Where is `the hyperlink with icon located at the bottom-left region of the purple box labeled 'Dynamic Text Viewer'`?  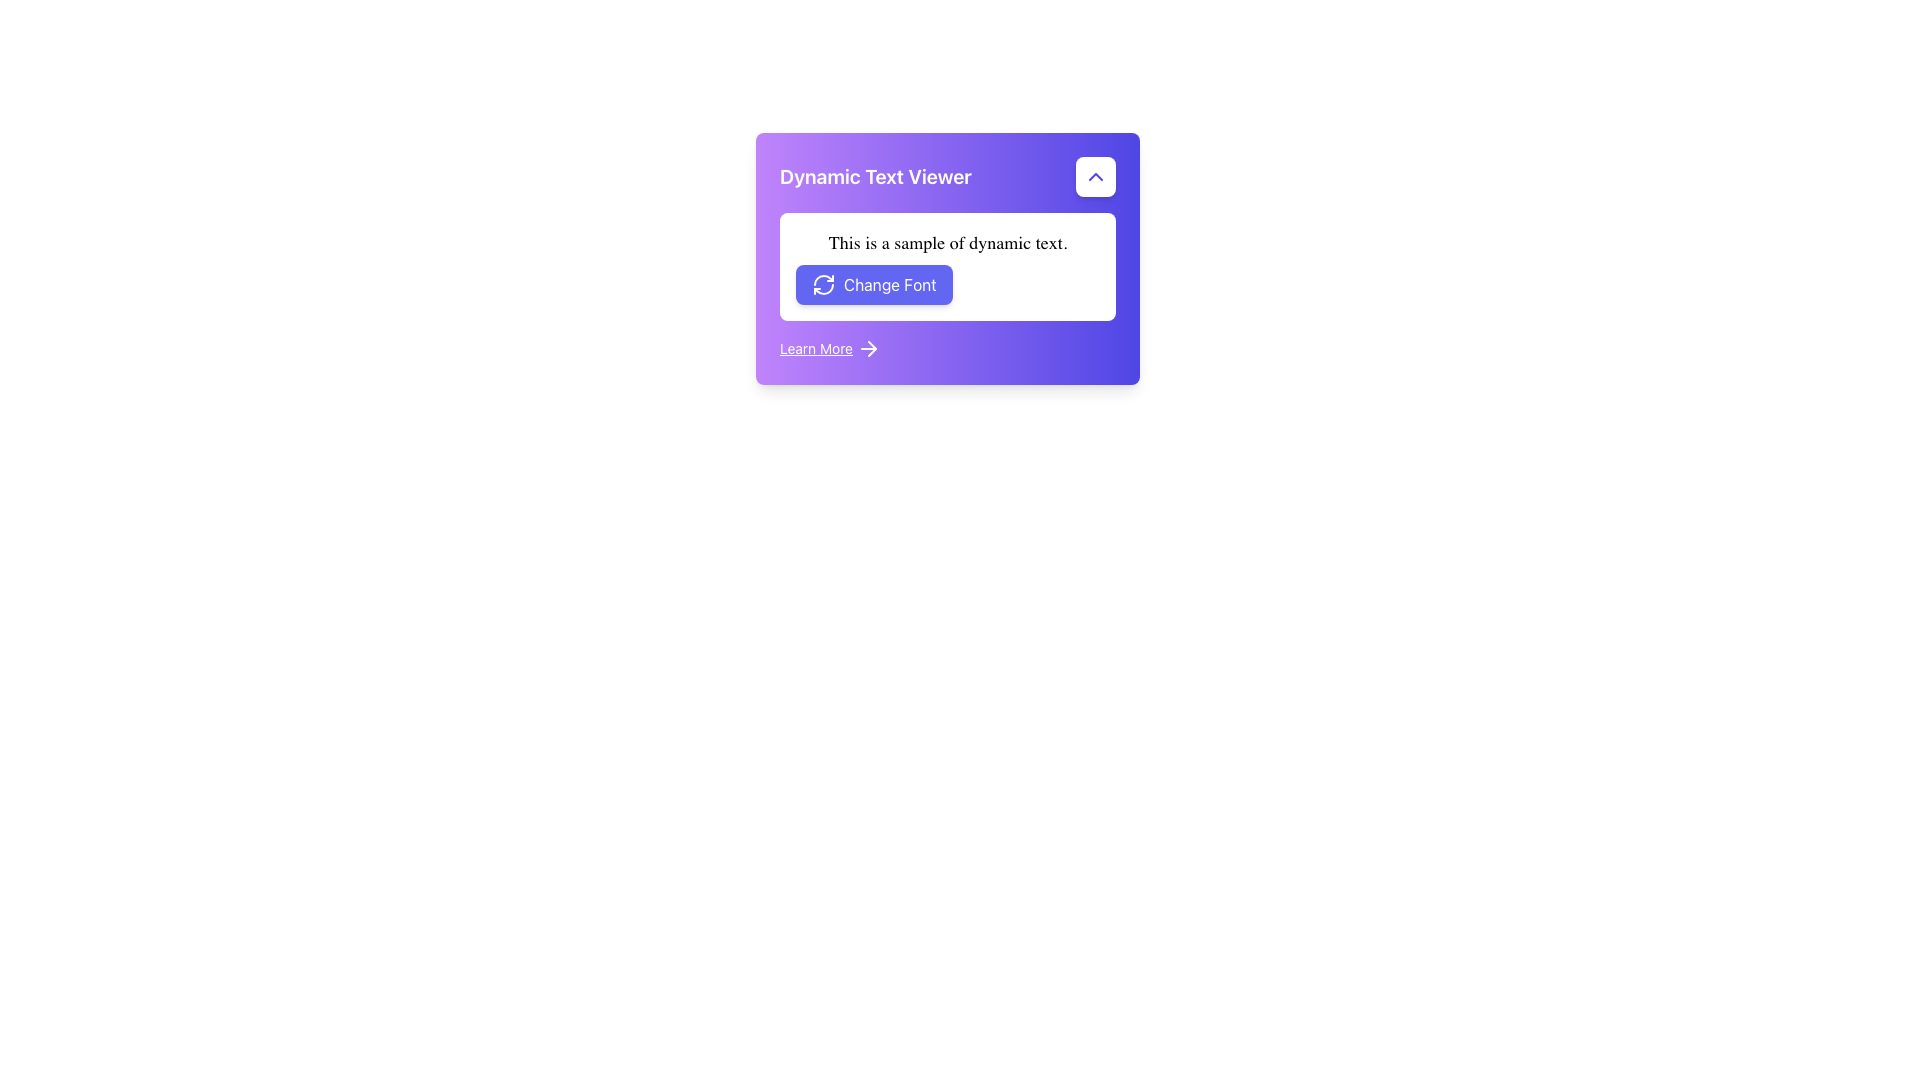
the hyperlink with icon located at the bottom-left region of the purple box labeled 'Dynamic Text Viewer' is located at coordinates (830, 347).